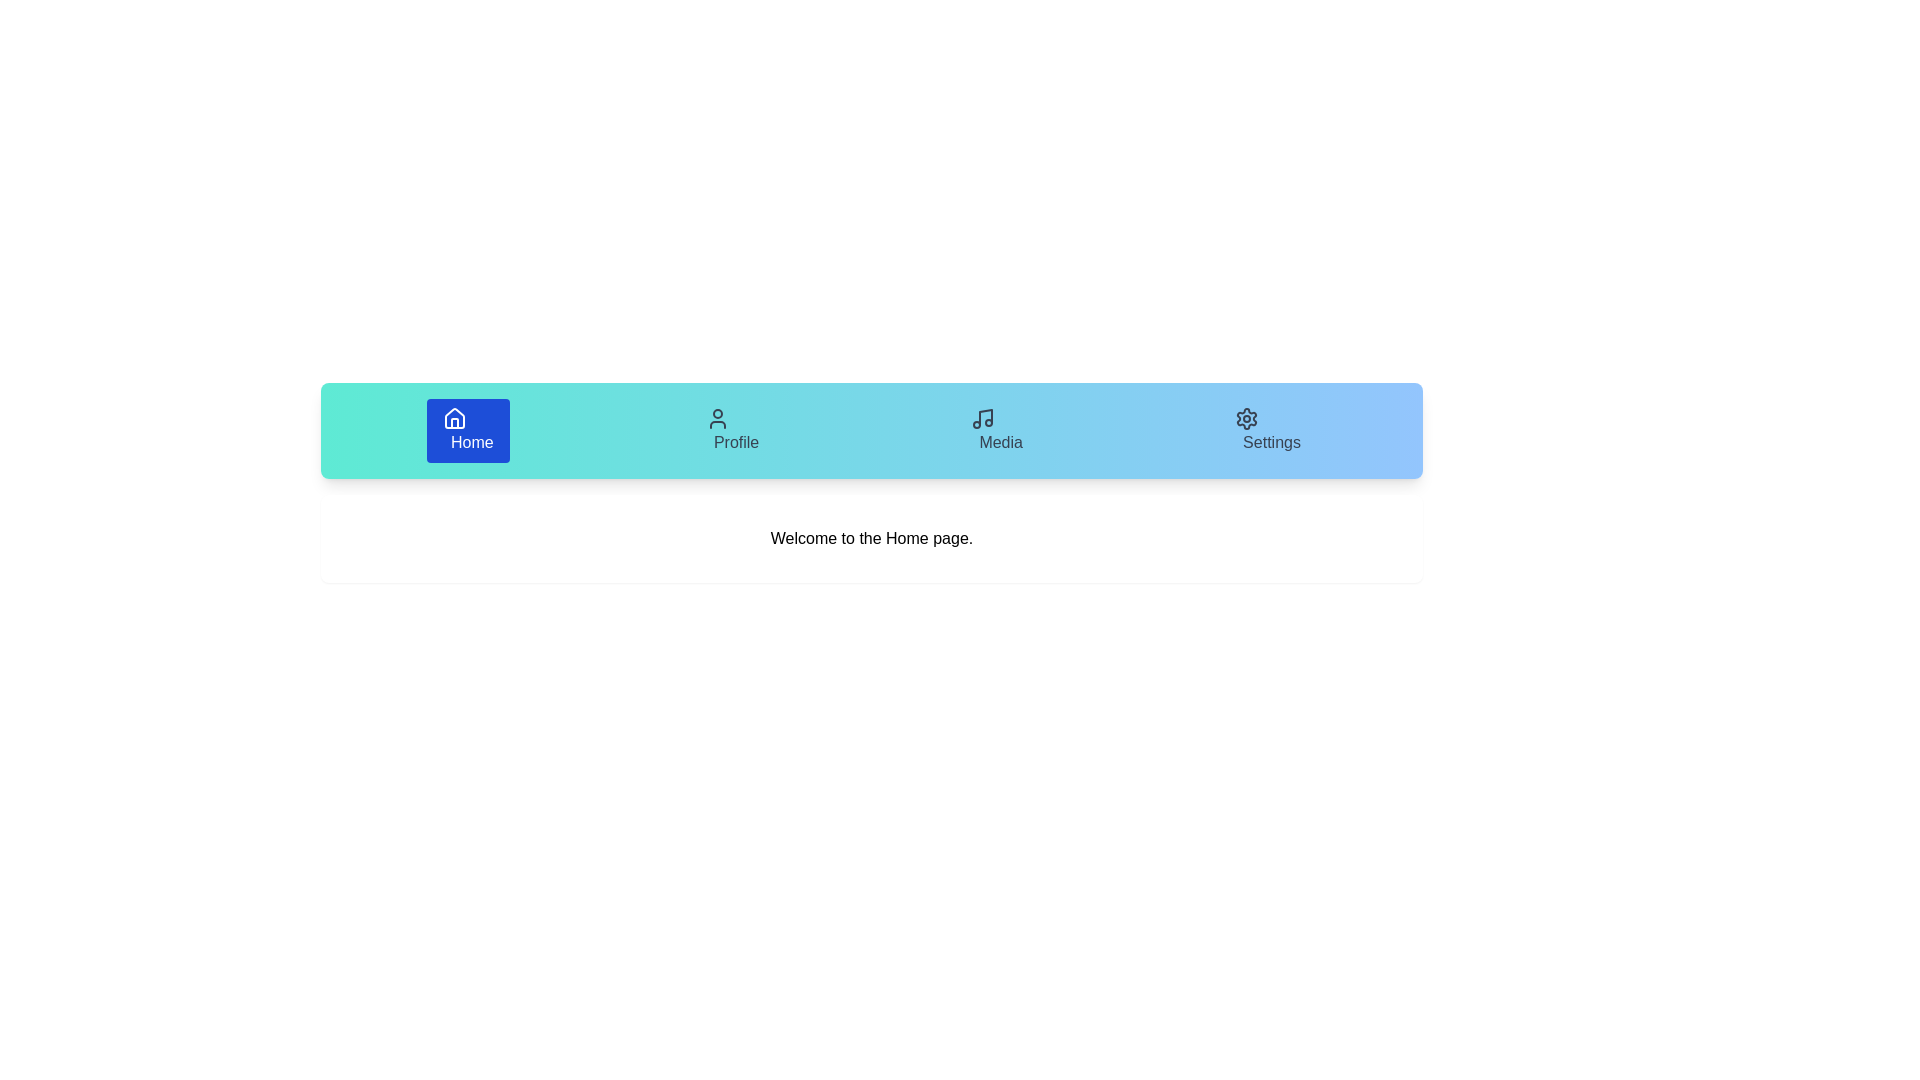 The image size is (1920, 1080). I want to click on the tab labeled Home to evaluate its hover effect, so click(467, 430).